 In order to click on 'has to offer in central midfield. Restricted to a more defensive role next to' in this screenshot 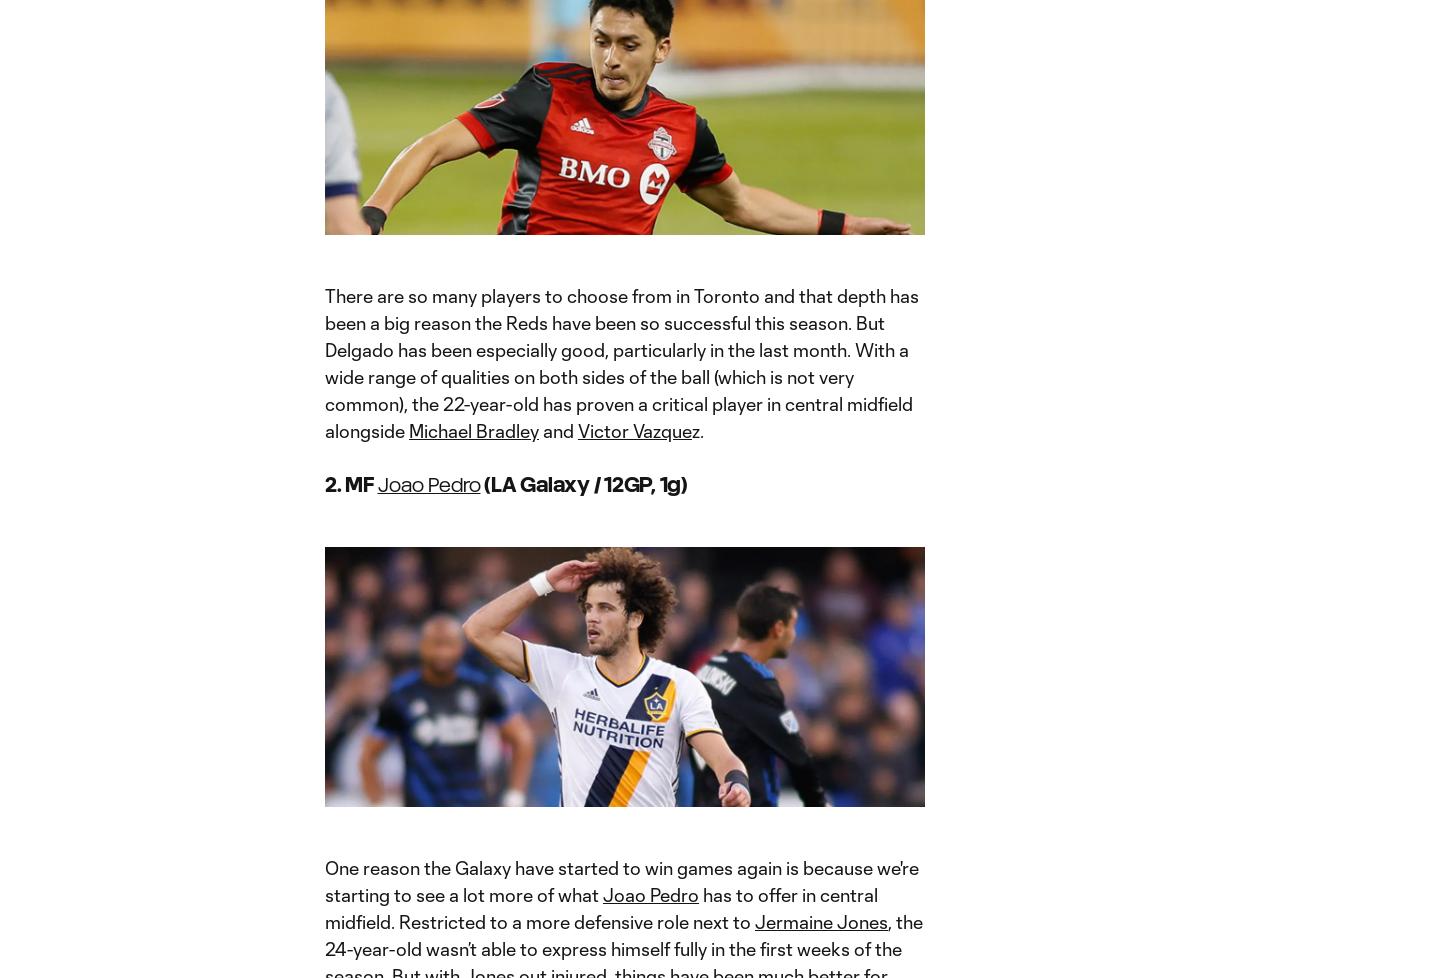, I will do `click(601, 906)`.